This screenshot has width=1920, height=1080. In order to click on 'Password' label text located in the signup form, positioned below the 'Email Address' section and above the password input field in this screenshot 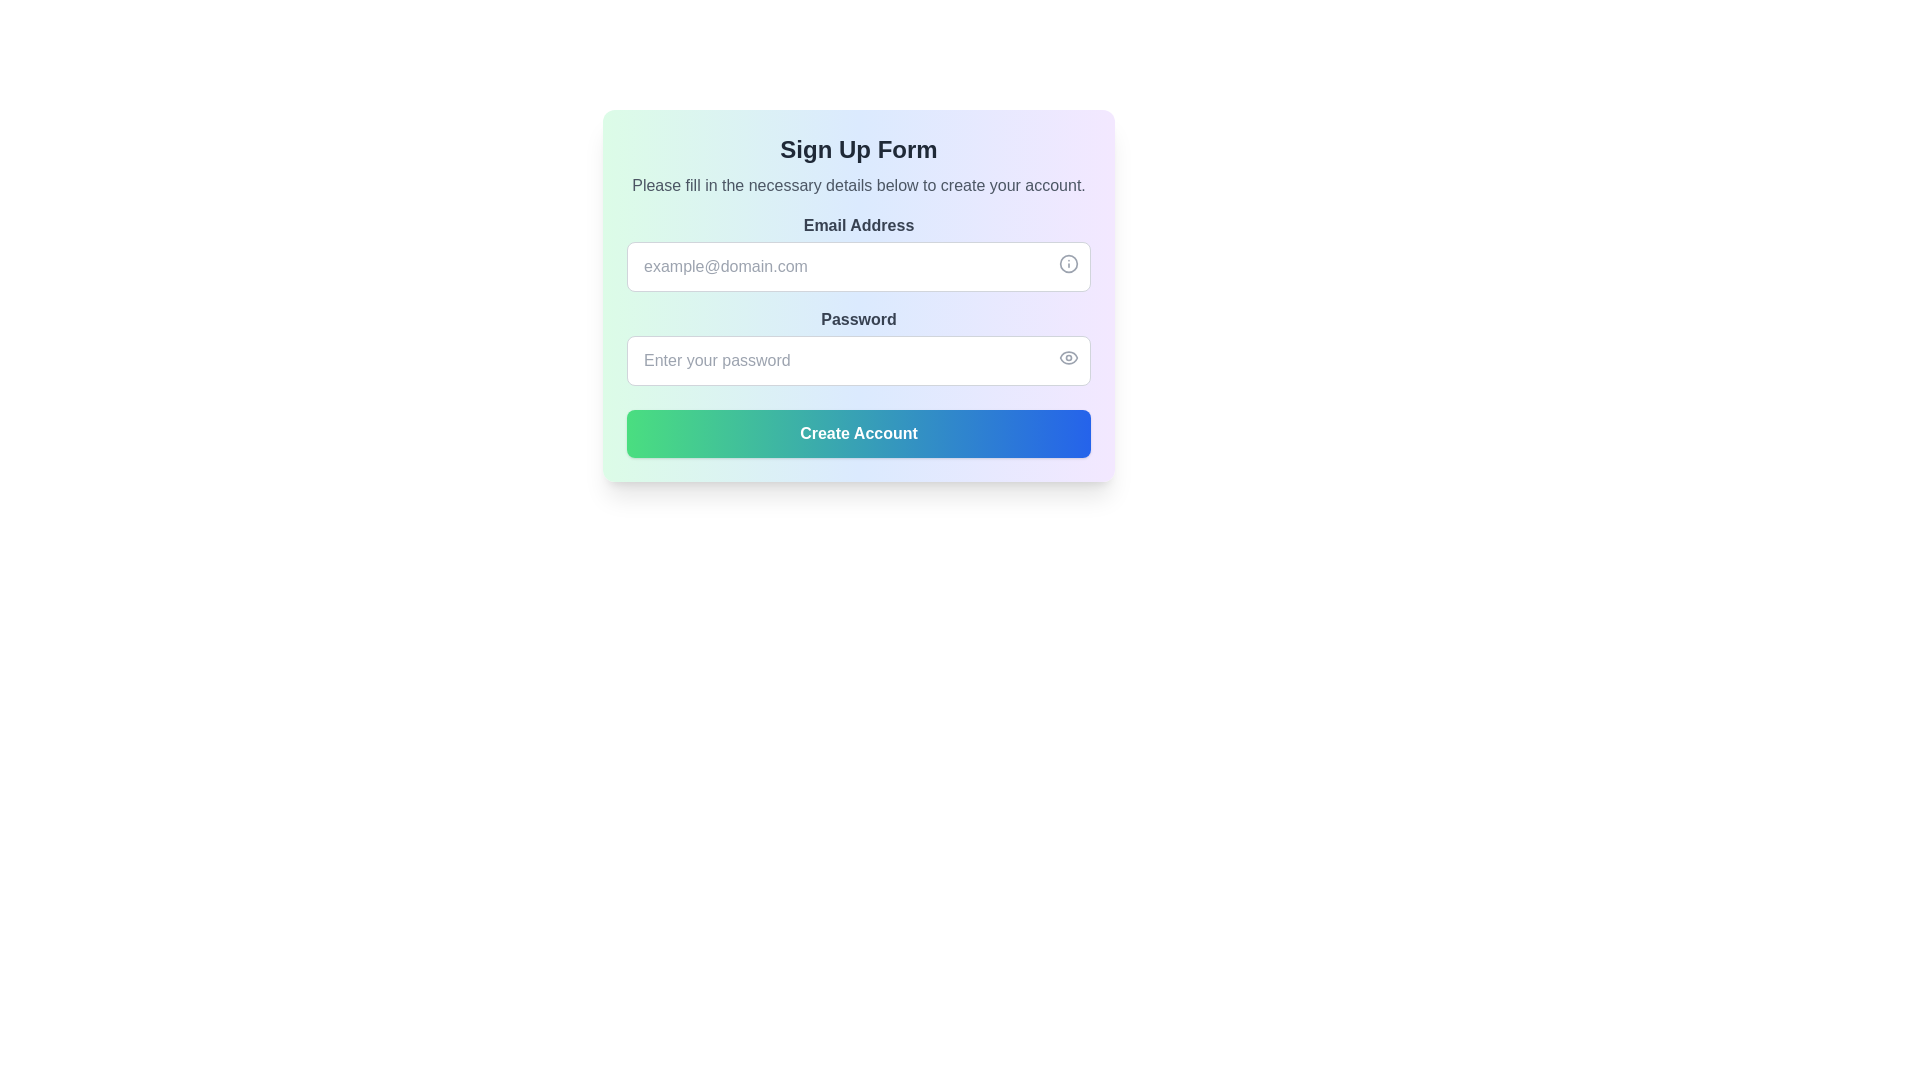, I will do `click(859, 319)`.